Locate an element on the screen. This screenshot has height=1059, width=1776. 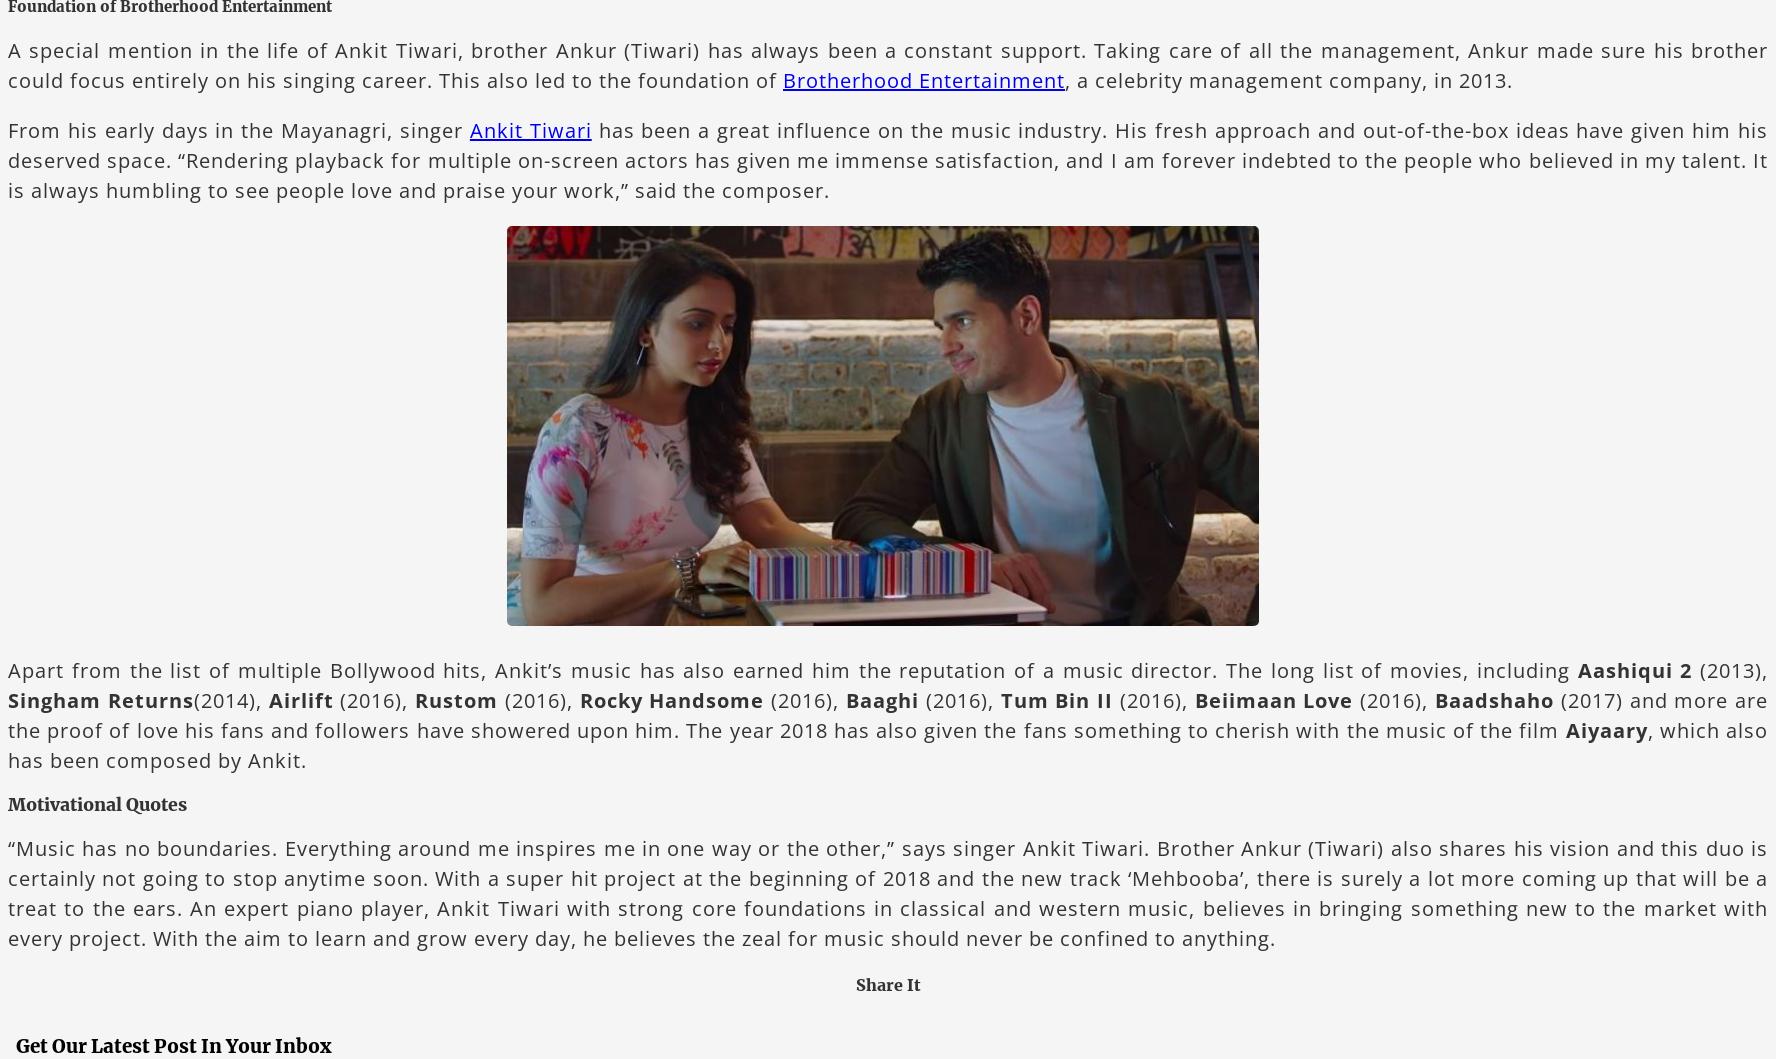
'(2013),' is located at coordinates (1698, 669).